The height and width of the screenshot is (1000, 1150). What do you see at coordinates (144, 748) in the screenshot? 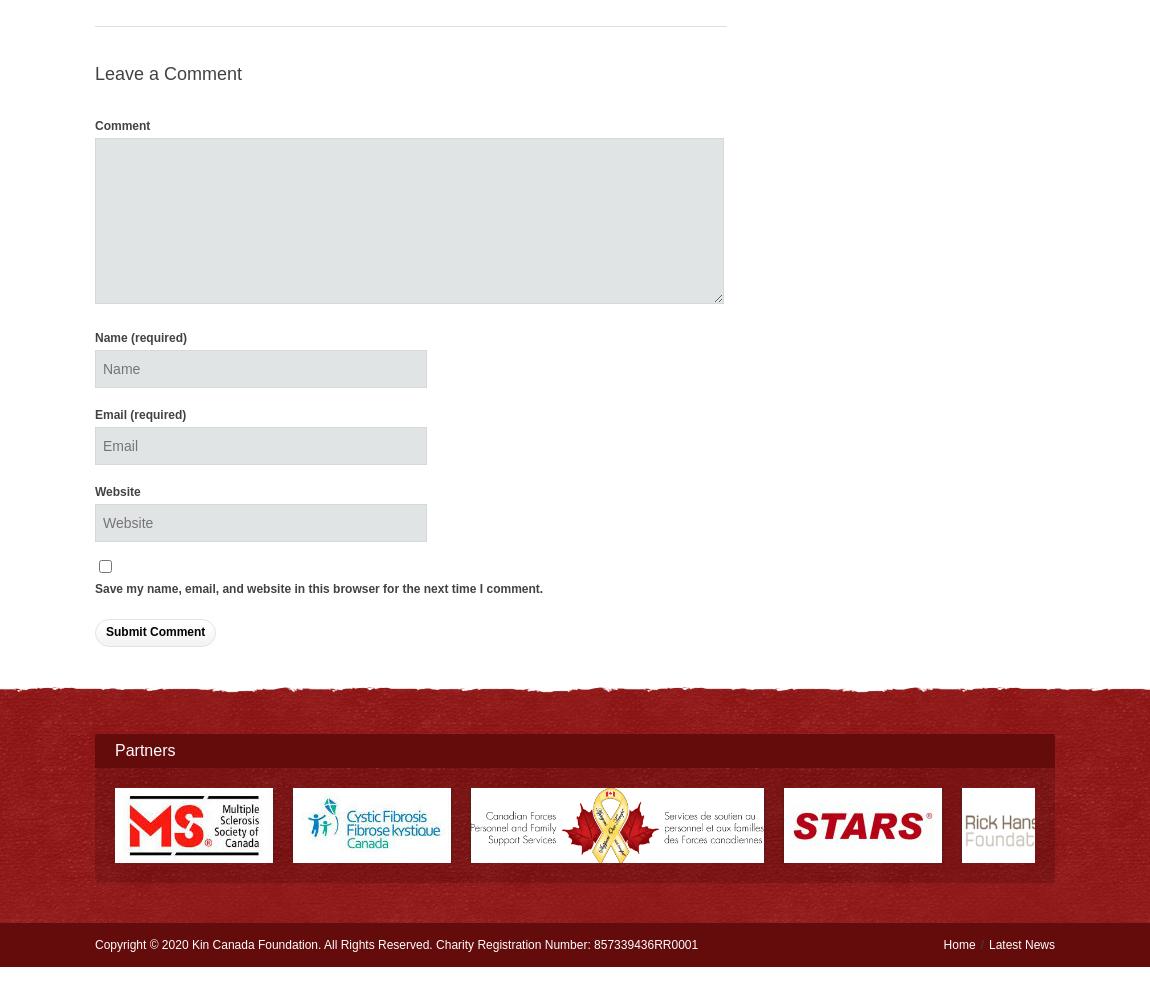
I see `'Partners'` at bounding box center [144, 748].